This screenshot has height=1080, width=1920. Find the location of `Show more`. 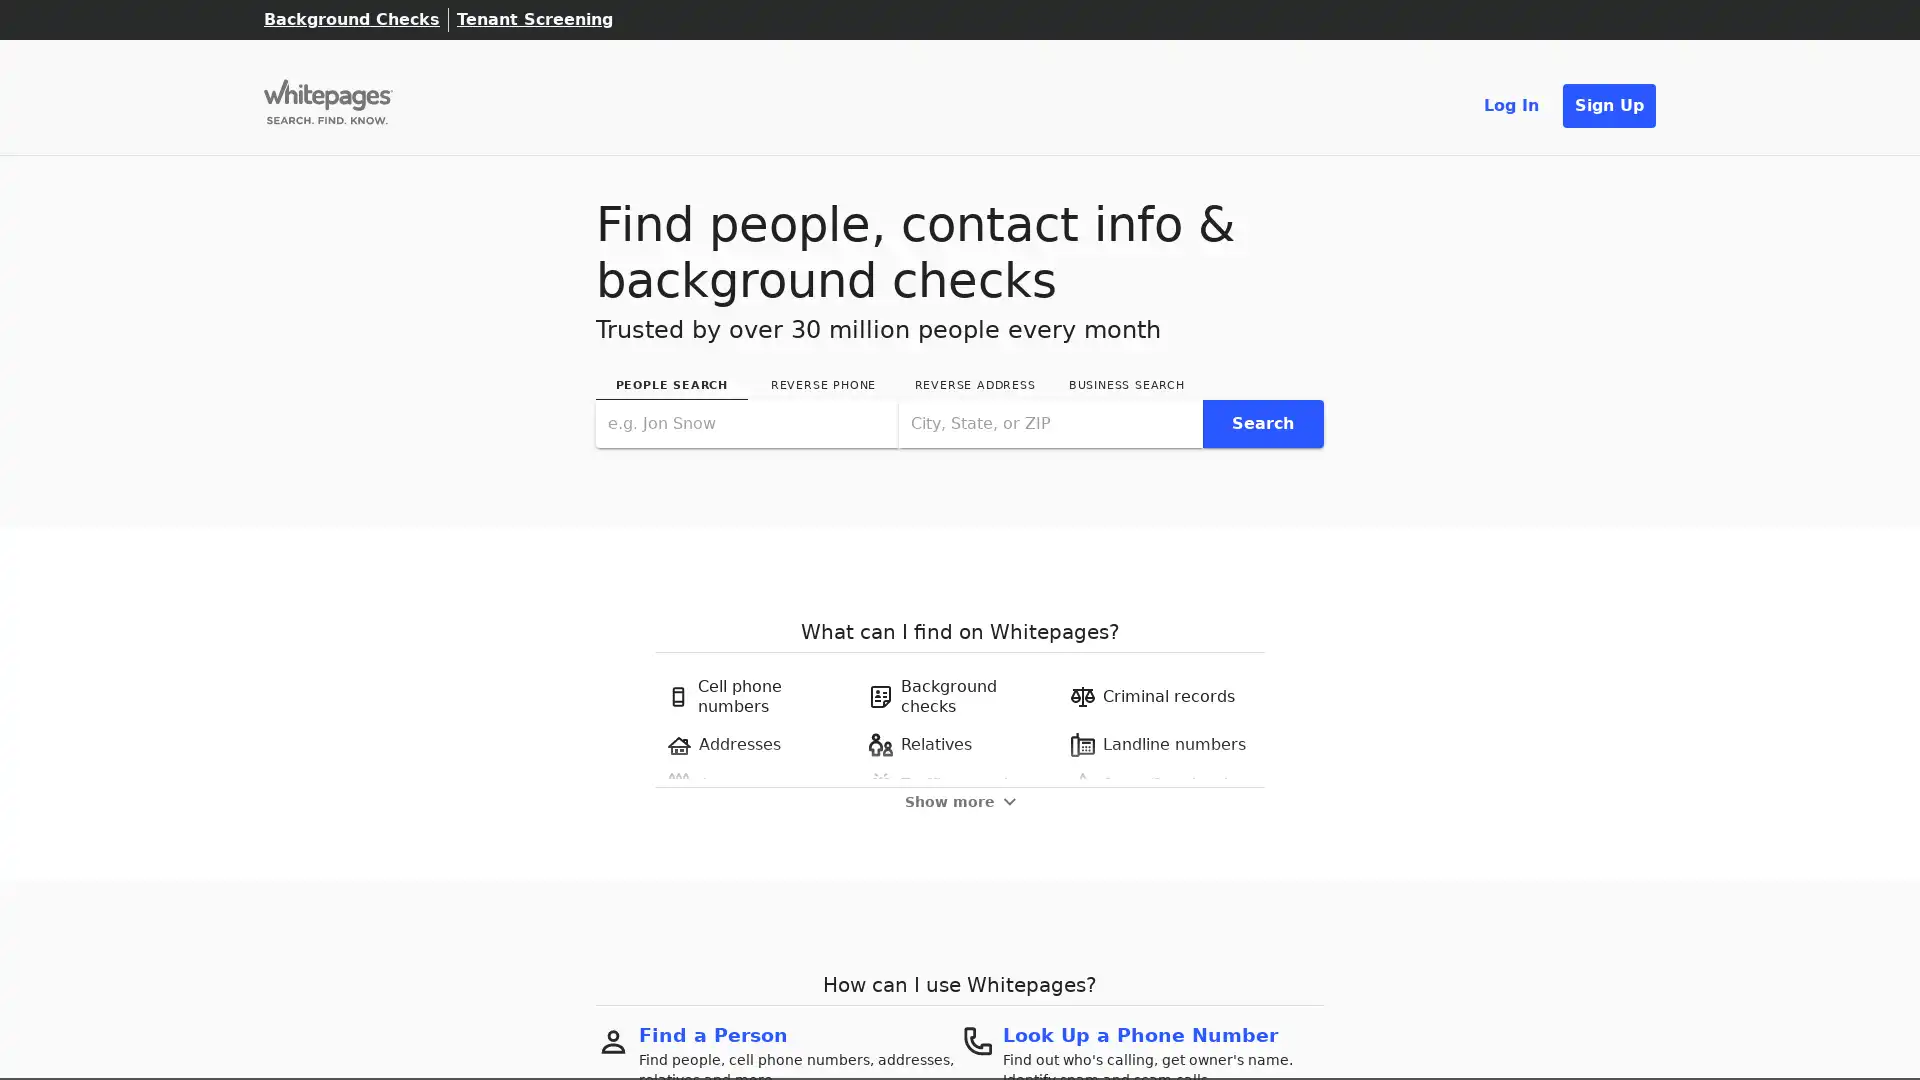

Show more is located at coordinates (958, 800).